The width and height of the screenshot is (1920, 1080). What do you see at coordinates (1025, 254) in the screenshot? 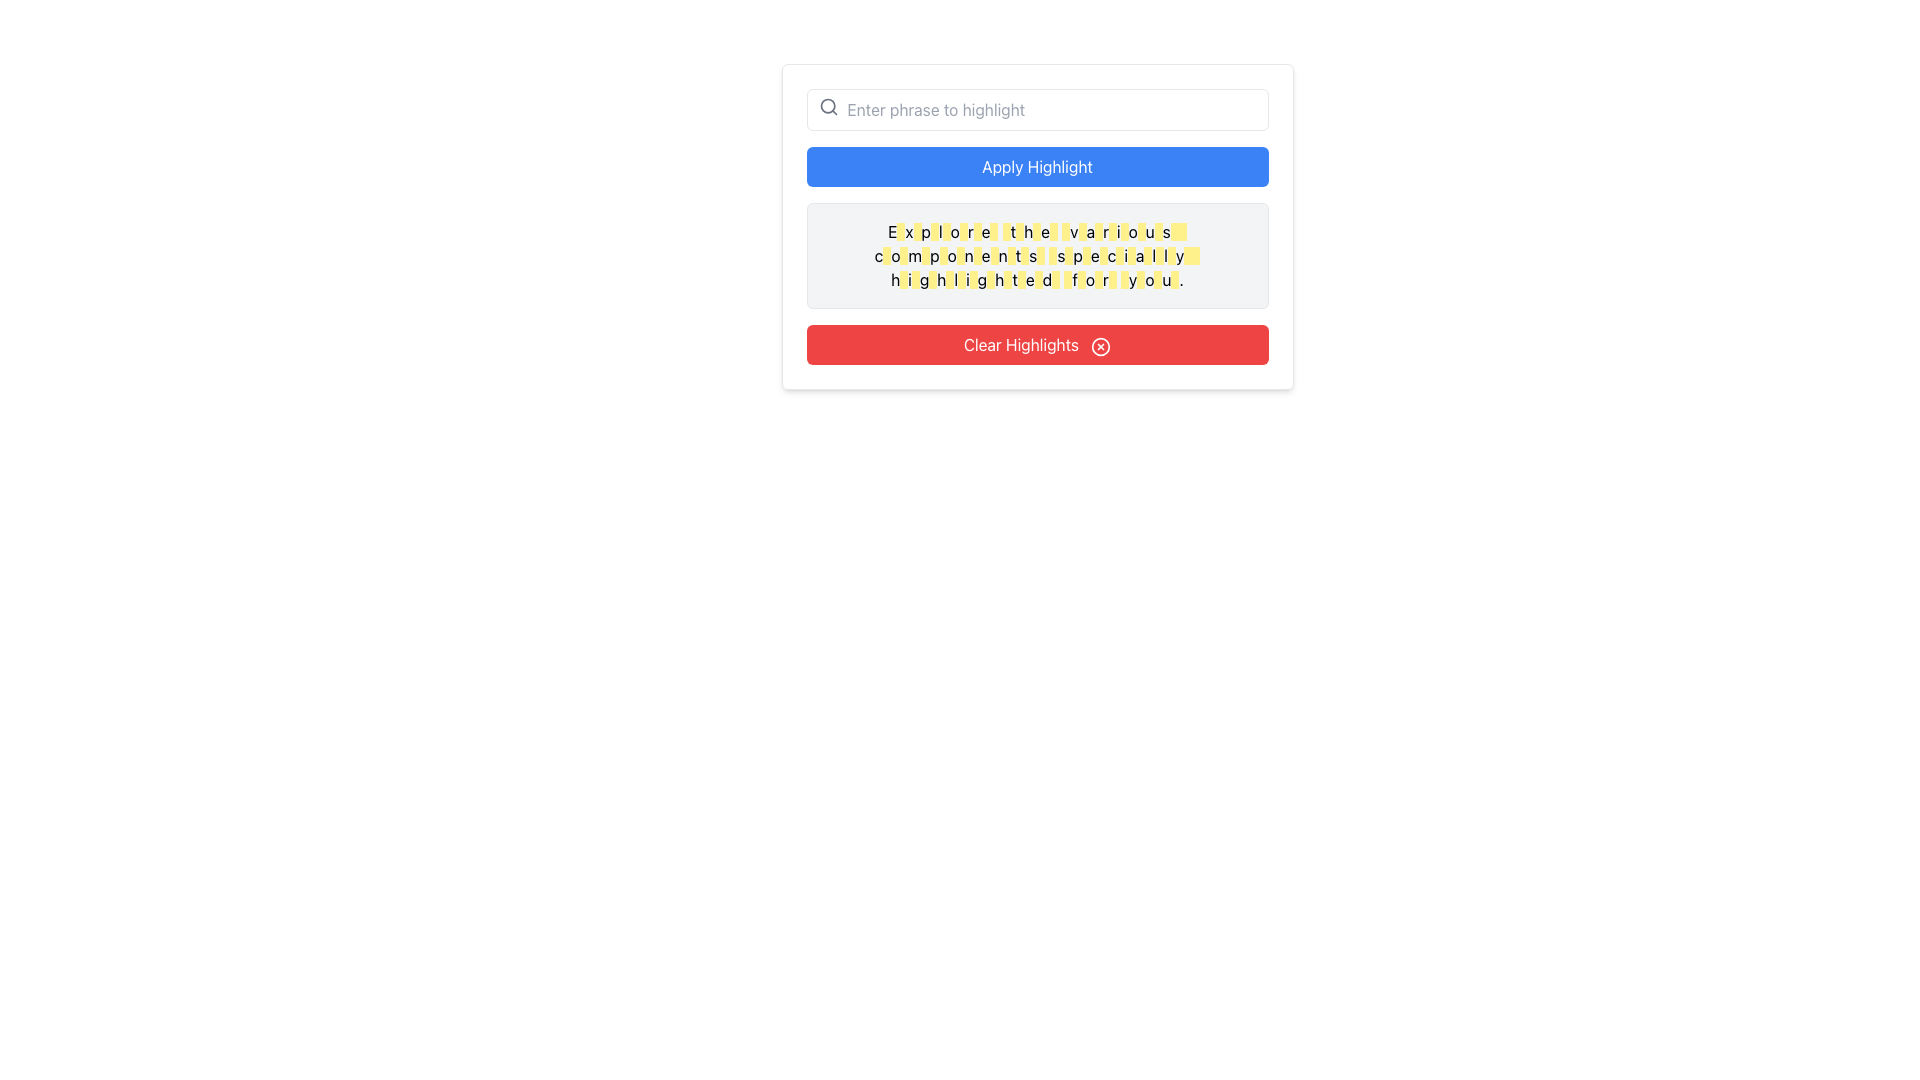
I see `the visual indicator (highlight box) that emphasizes the character 's' in the bottom row of the text` at bounding box center [1025, 254].